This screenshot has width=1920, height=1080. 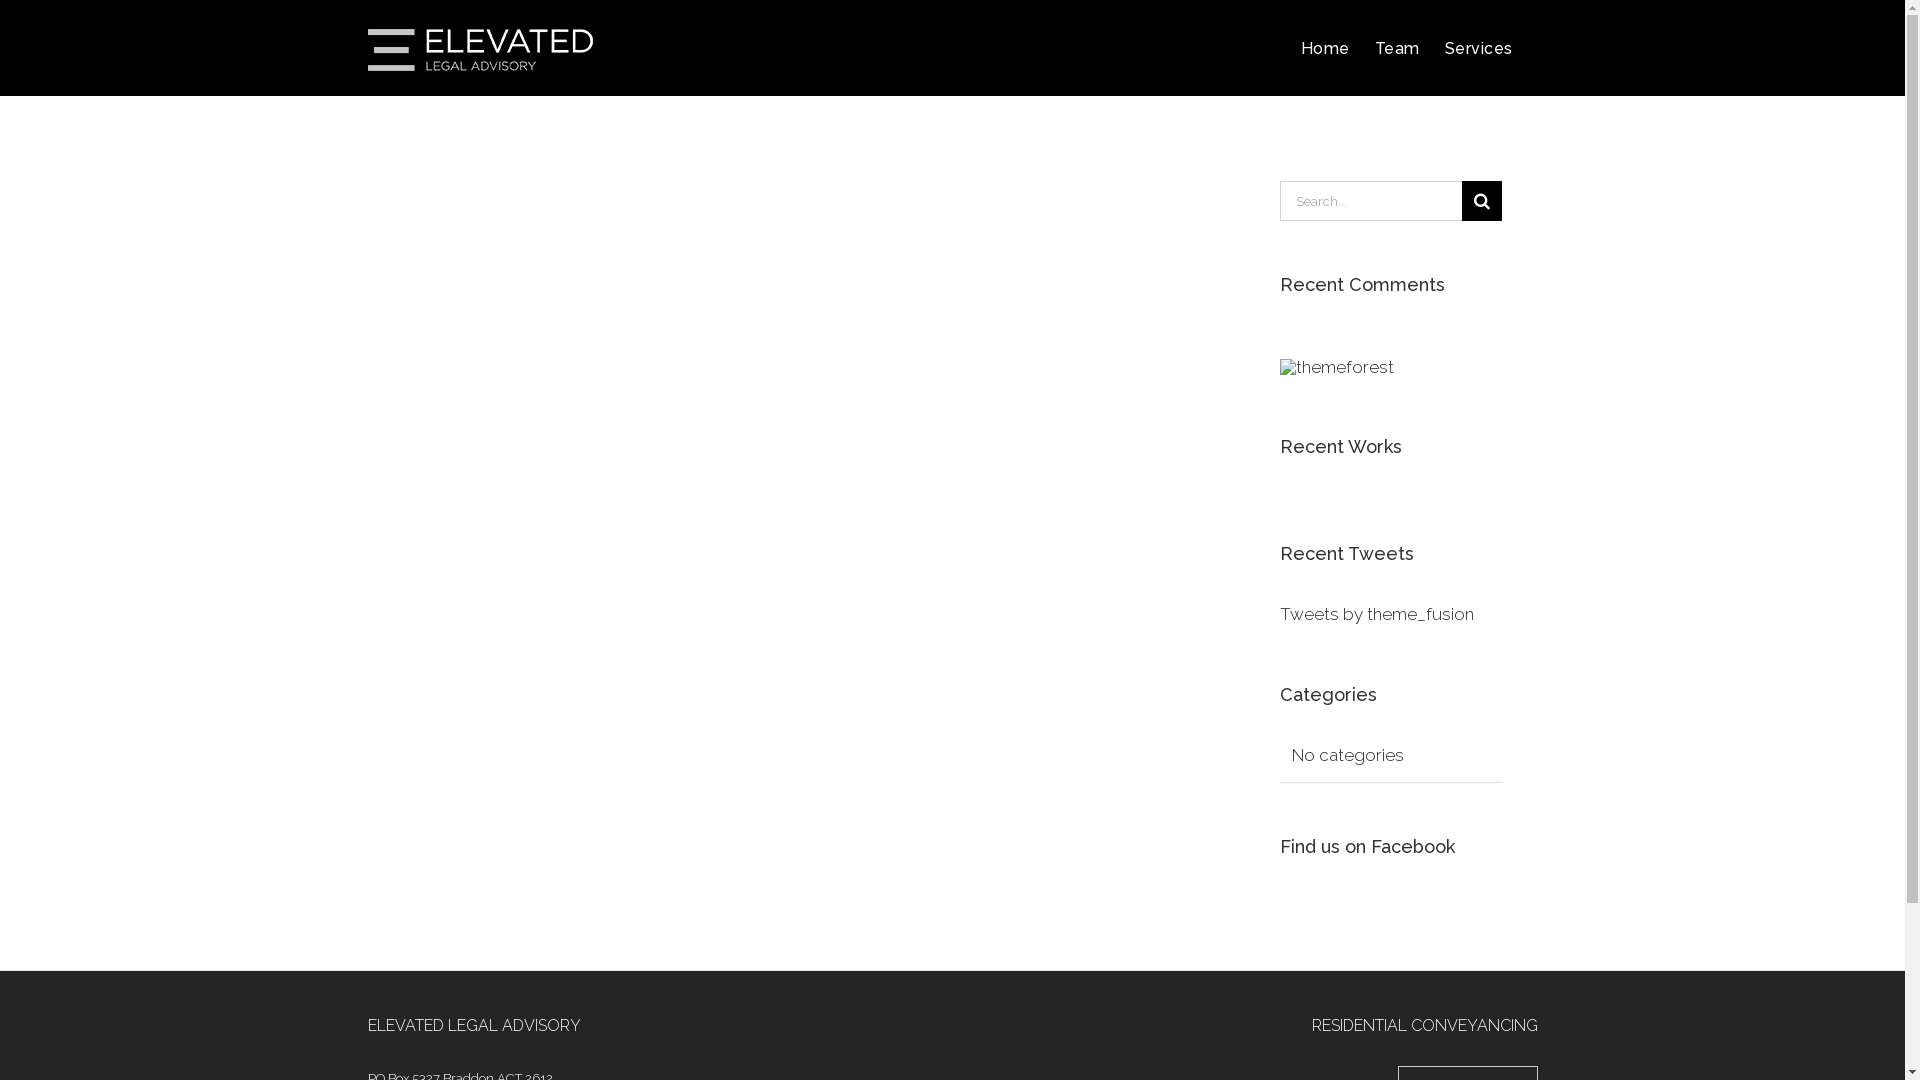 I want to click on 'Home', so click(x=1324, y=46).